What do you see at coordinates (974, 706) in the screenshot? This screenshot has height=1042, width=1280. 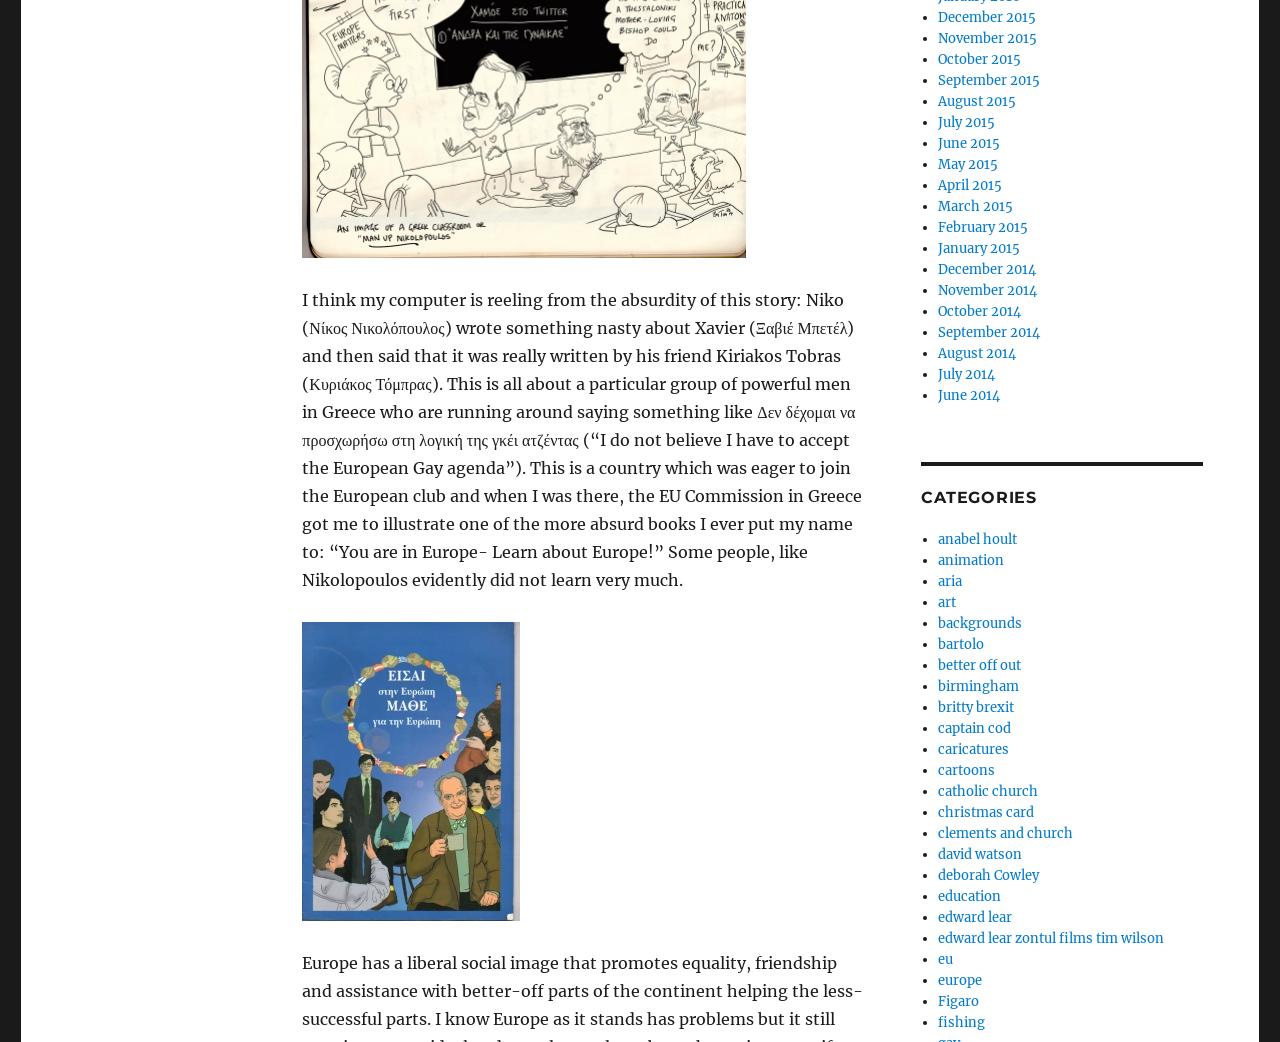 I see `'britty brexit'` at bounding box center [974, 706].